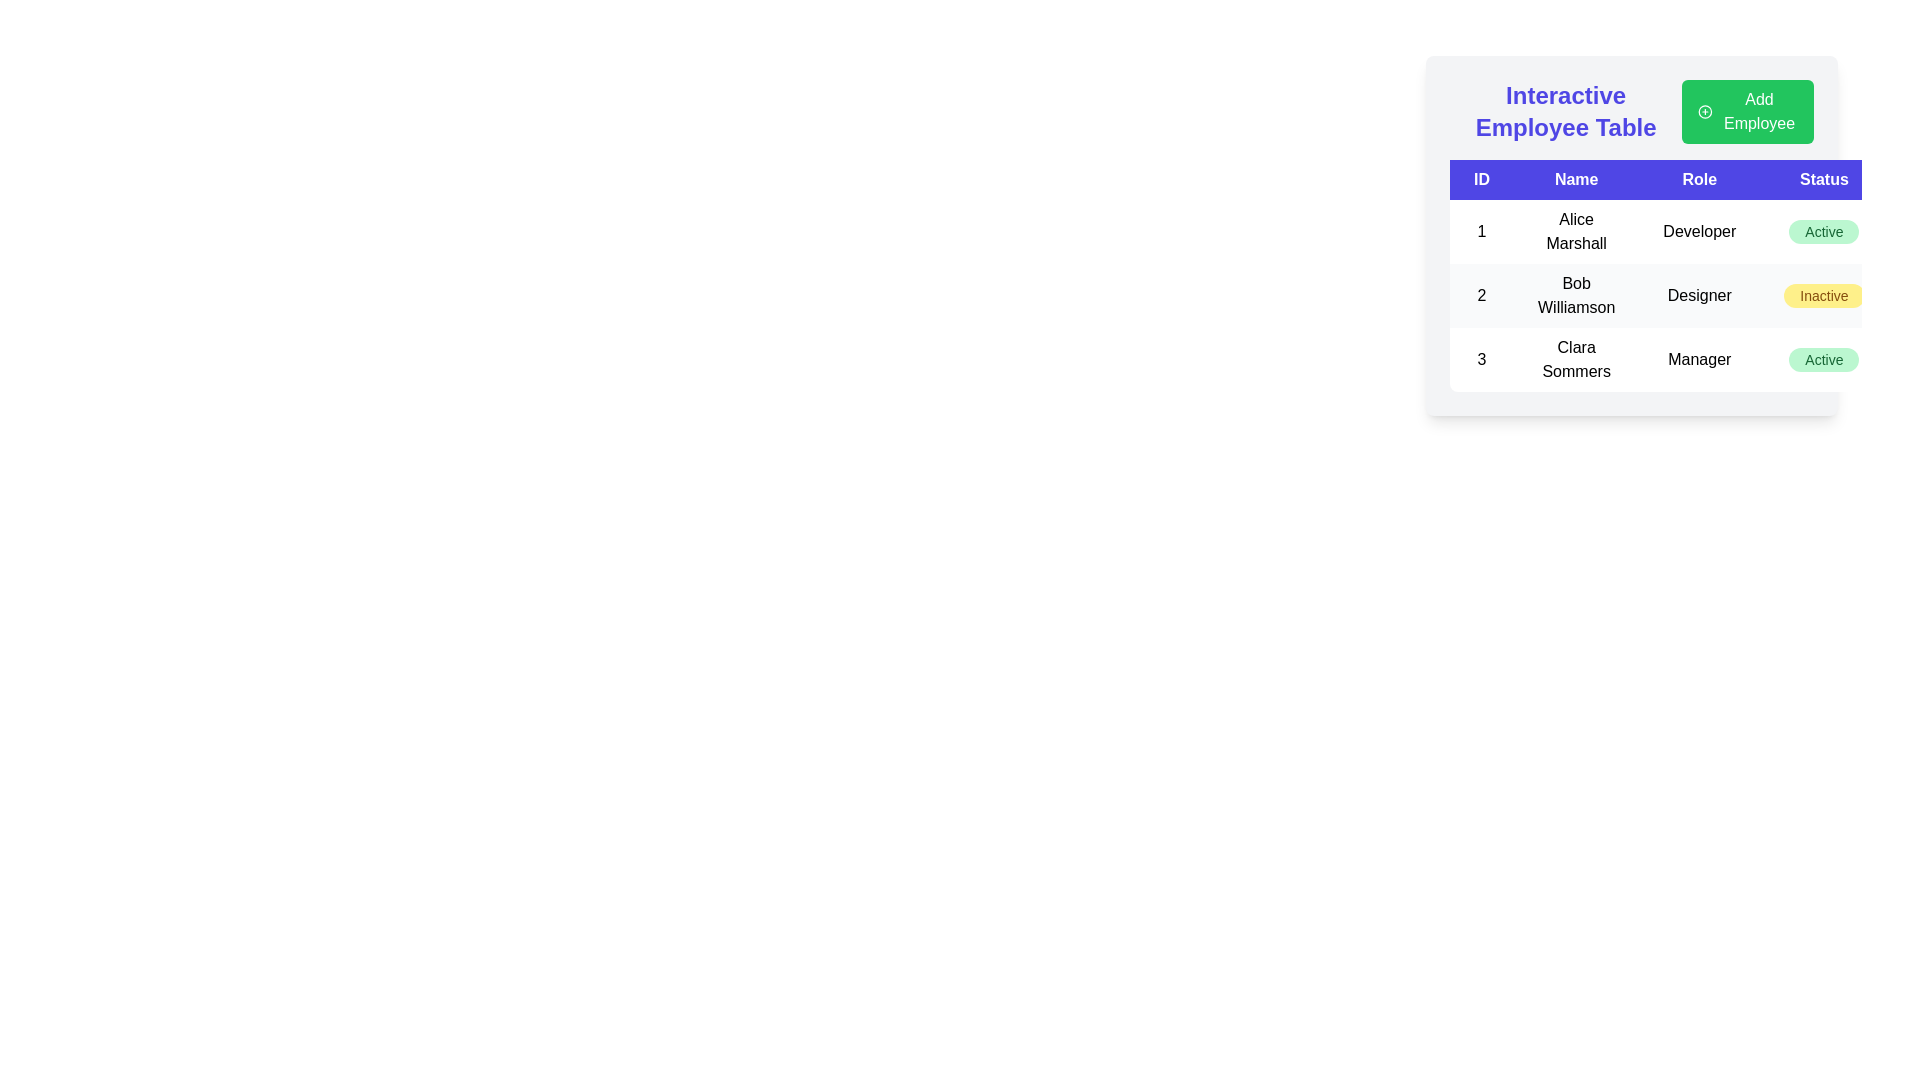 The height and width of the screenshot is (1080, 1920). What do you see at coordinates (1482, 230) in the screenshot?
I see `the static text element displaying the unique identifier for the first row in the 'Interactive Employee Table', located under the 'ID' column heading` at bounding box center [1482, 230].